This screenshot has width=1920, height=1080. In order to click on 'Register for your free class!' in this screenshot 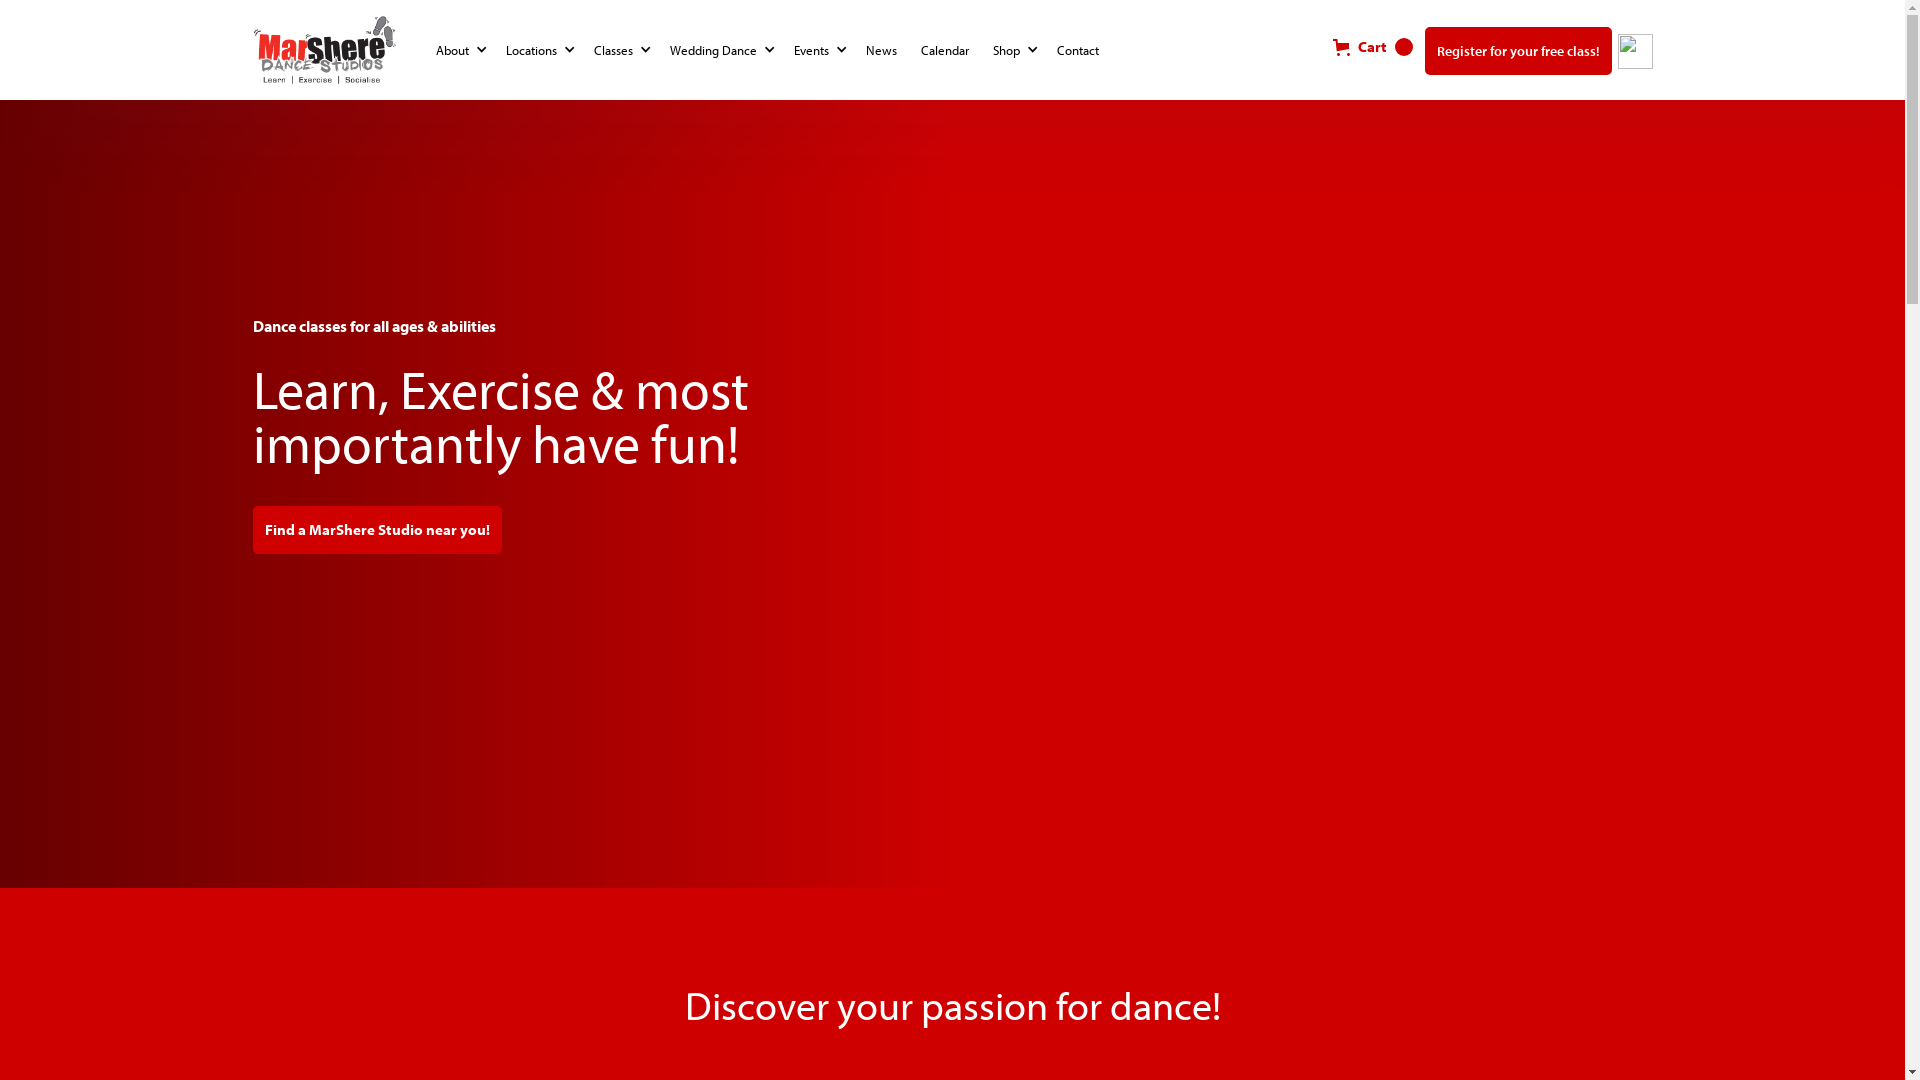, I will do `click(1517, 49)`.